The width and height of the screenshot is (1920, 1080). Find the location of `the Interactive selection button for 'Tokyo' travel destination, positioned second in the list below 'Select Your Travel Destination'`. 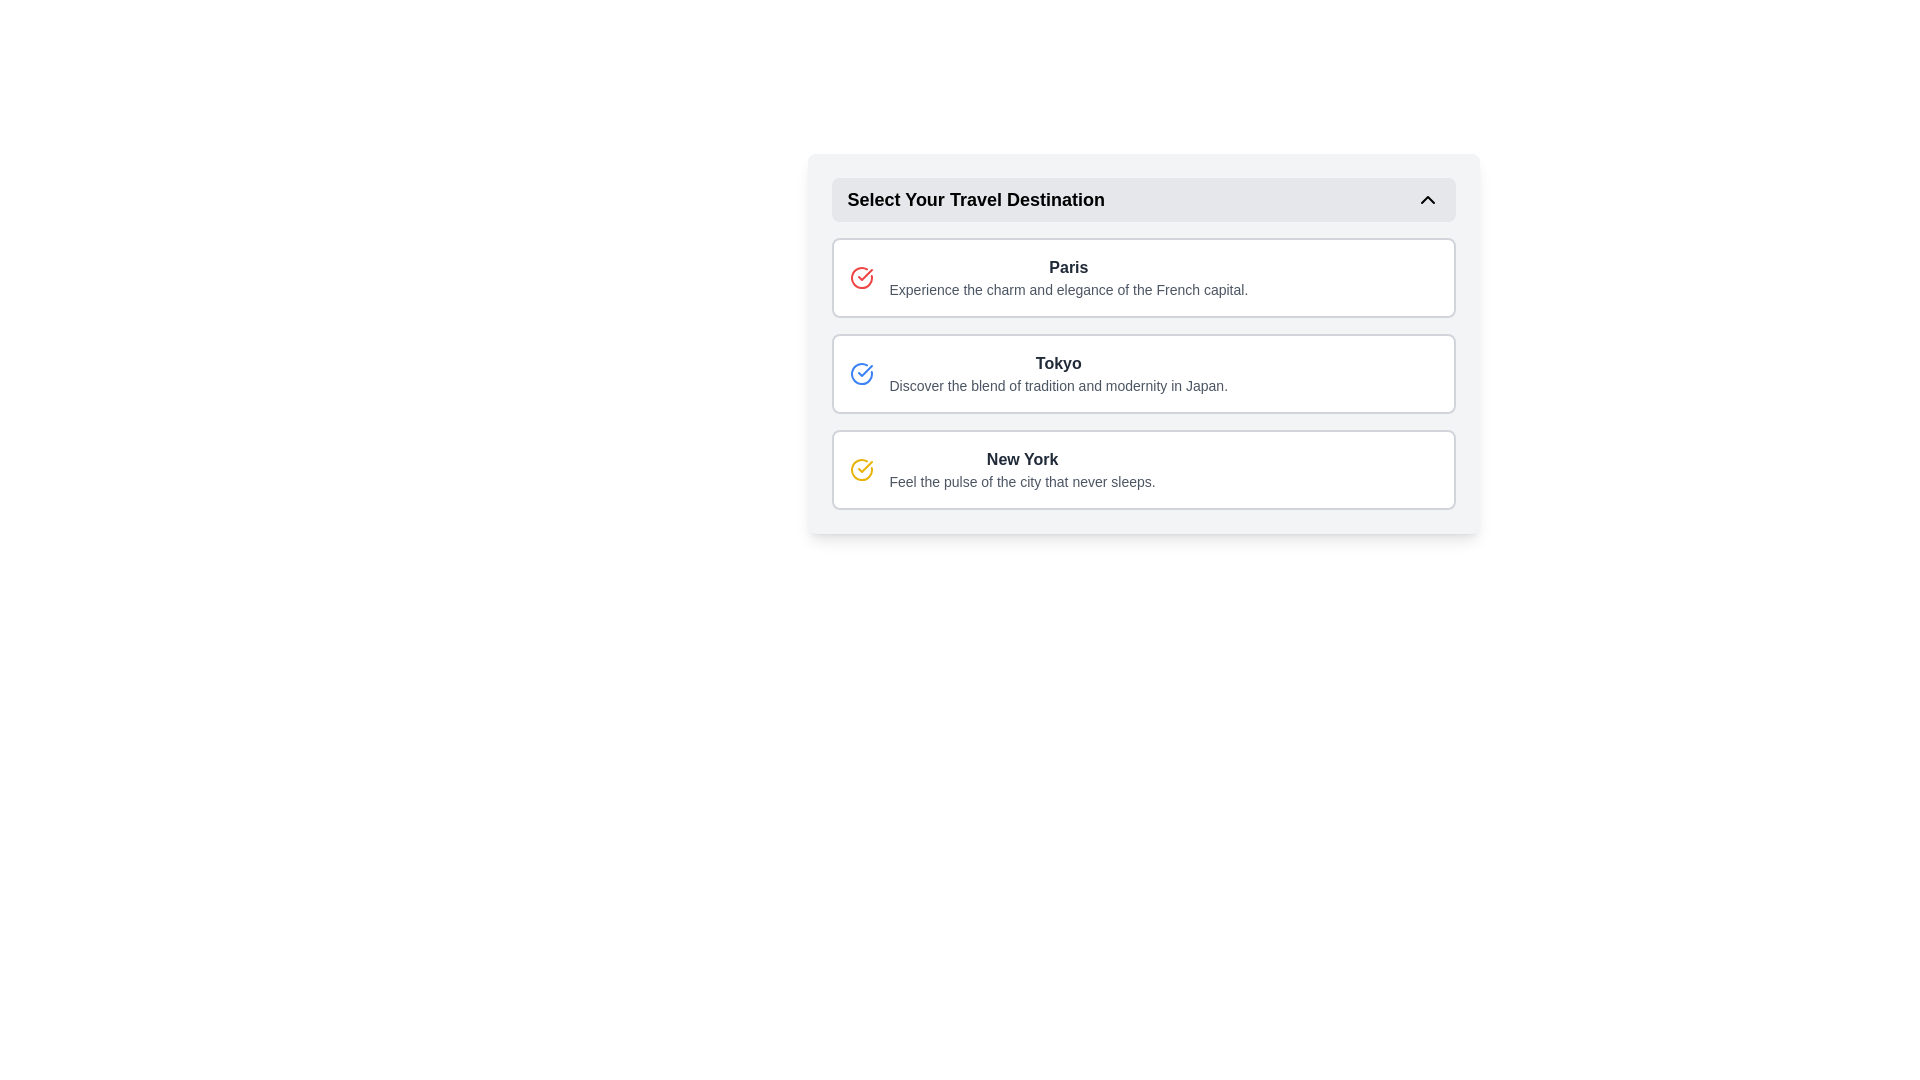

the Interactive selection button for 'Tokyo' travel destination, positioned second in the list below 'Select Your Travel Destination' is located at coordinates (1143, 342).